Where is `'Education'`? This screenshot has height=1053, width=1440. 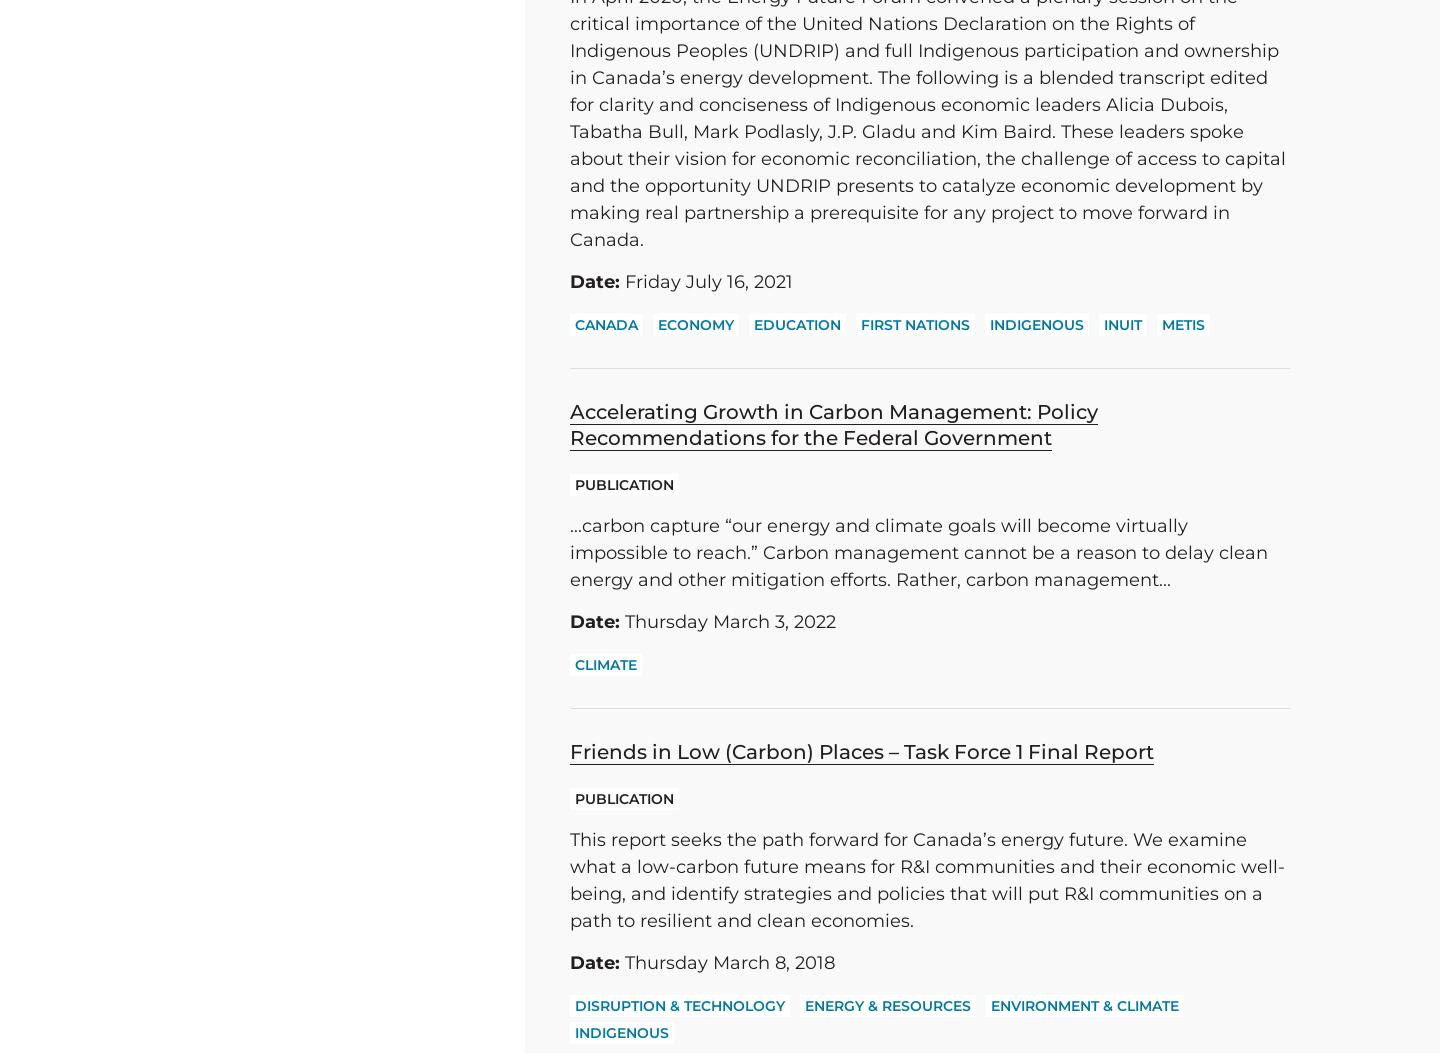 'Education' is located at coordinates (797, 324).